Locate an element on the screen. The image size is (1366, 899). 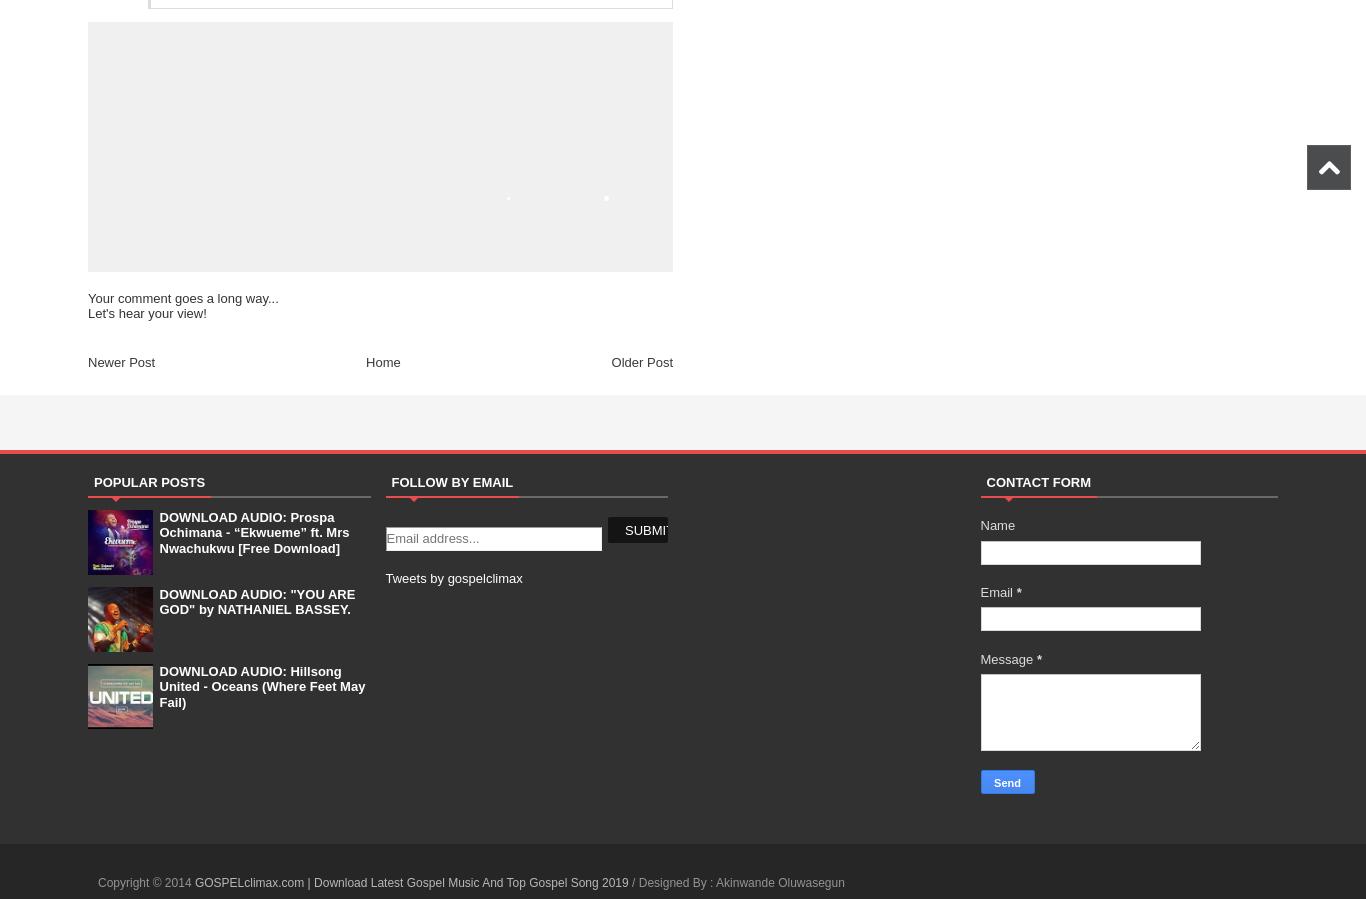
'Message' is located at coordinates (1007, 657).